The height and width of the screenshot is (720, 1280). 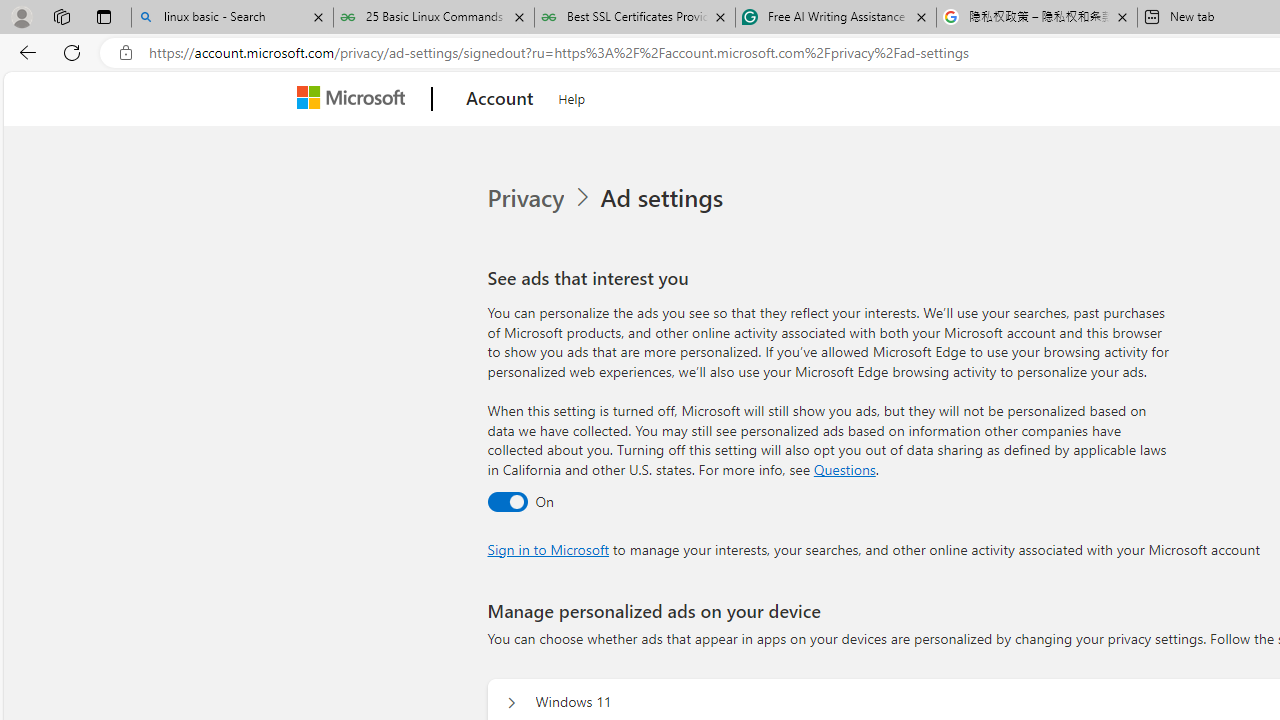 What do you see at coordinates (633, 17) in the screenshot?
I see `'Best SSL Certificates Provider in India - GeeksforGeeks'` at bounding box center [633, 17].